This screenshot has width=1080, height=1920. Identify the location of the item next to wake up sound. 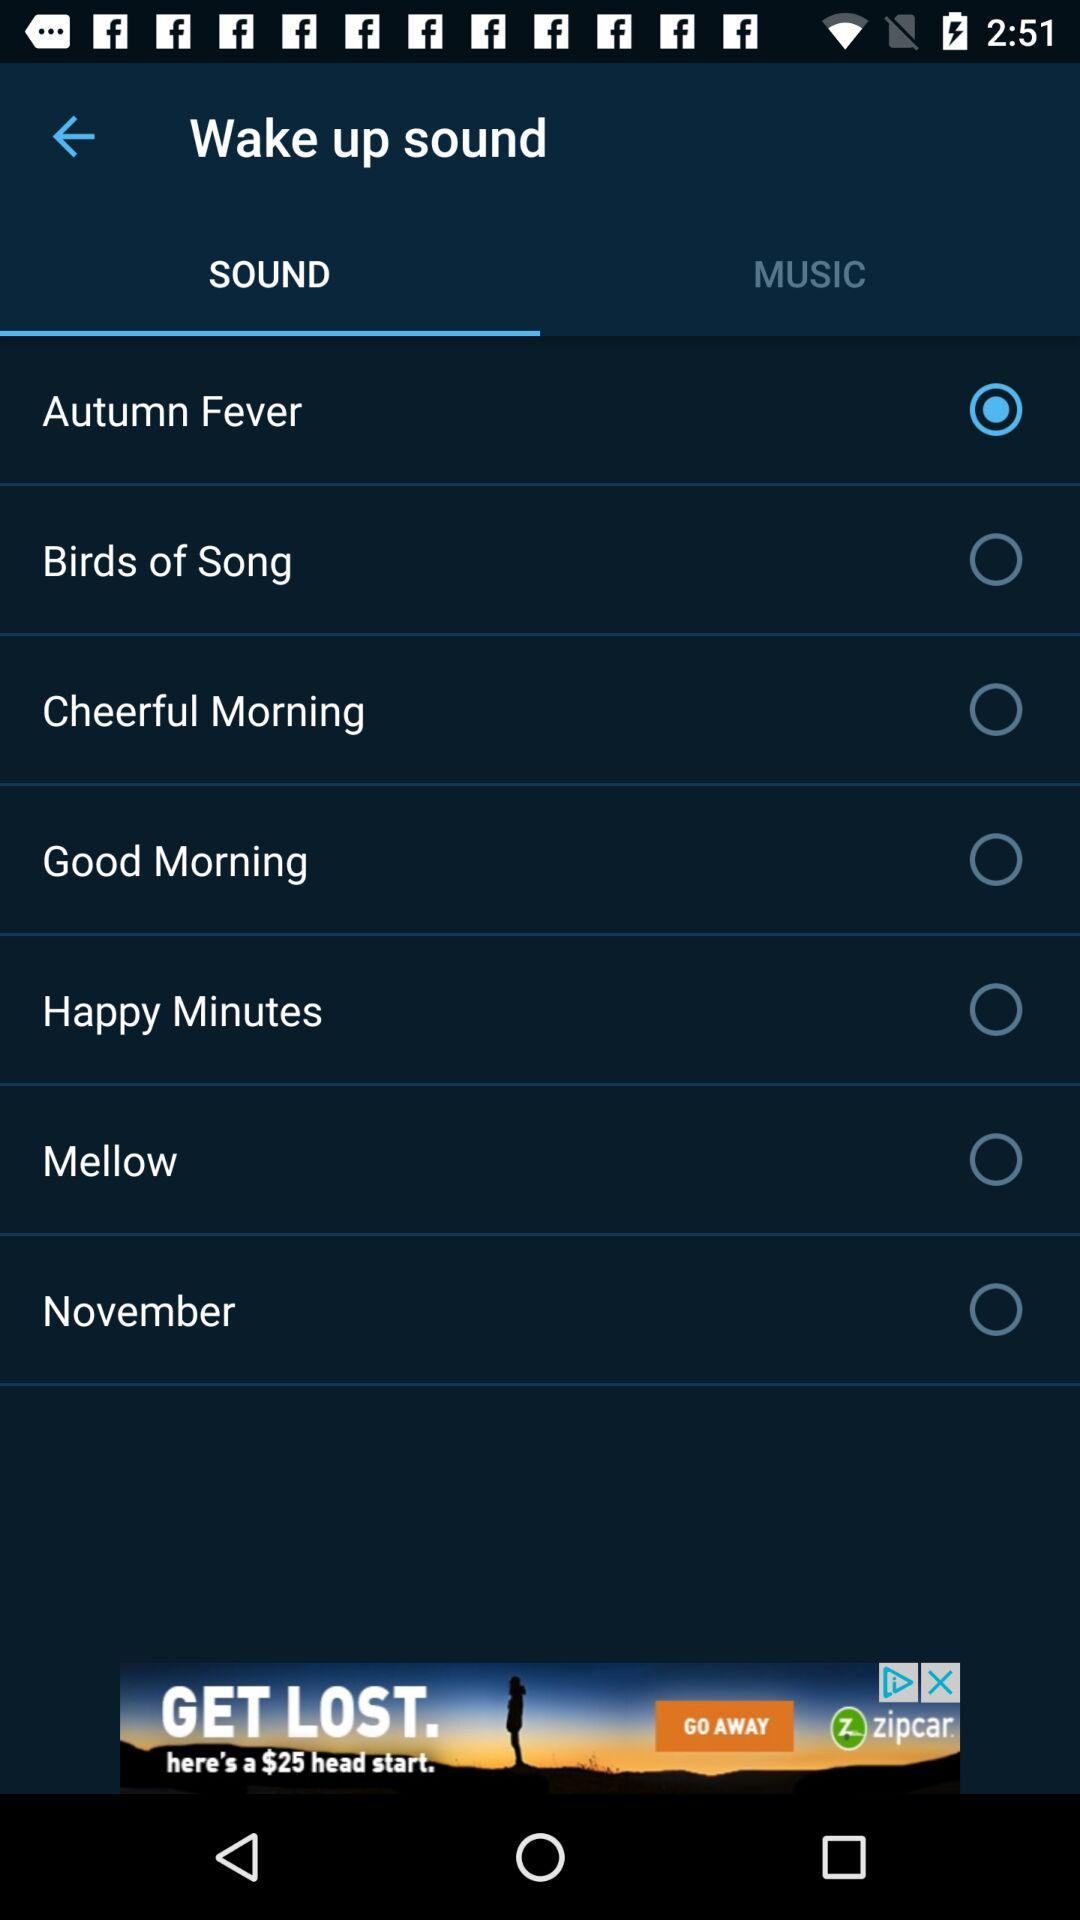
(72, 135).